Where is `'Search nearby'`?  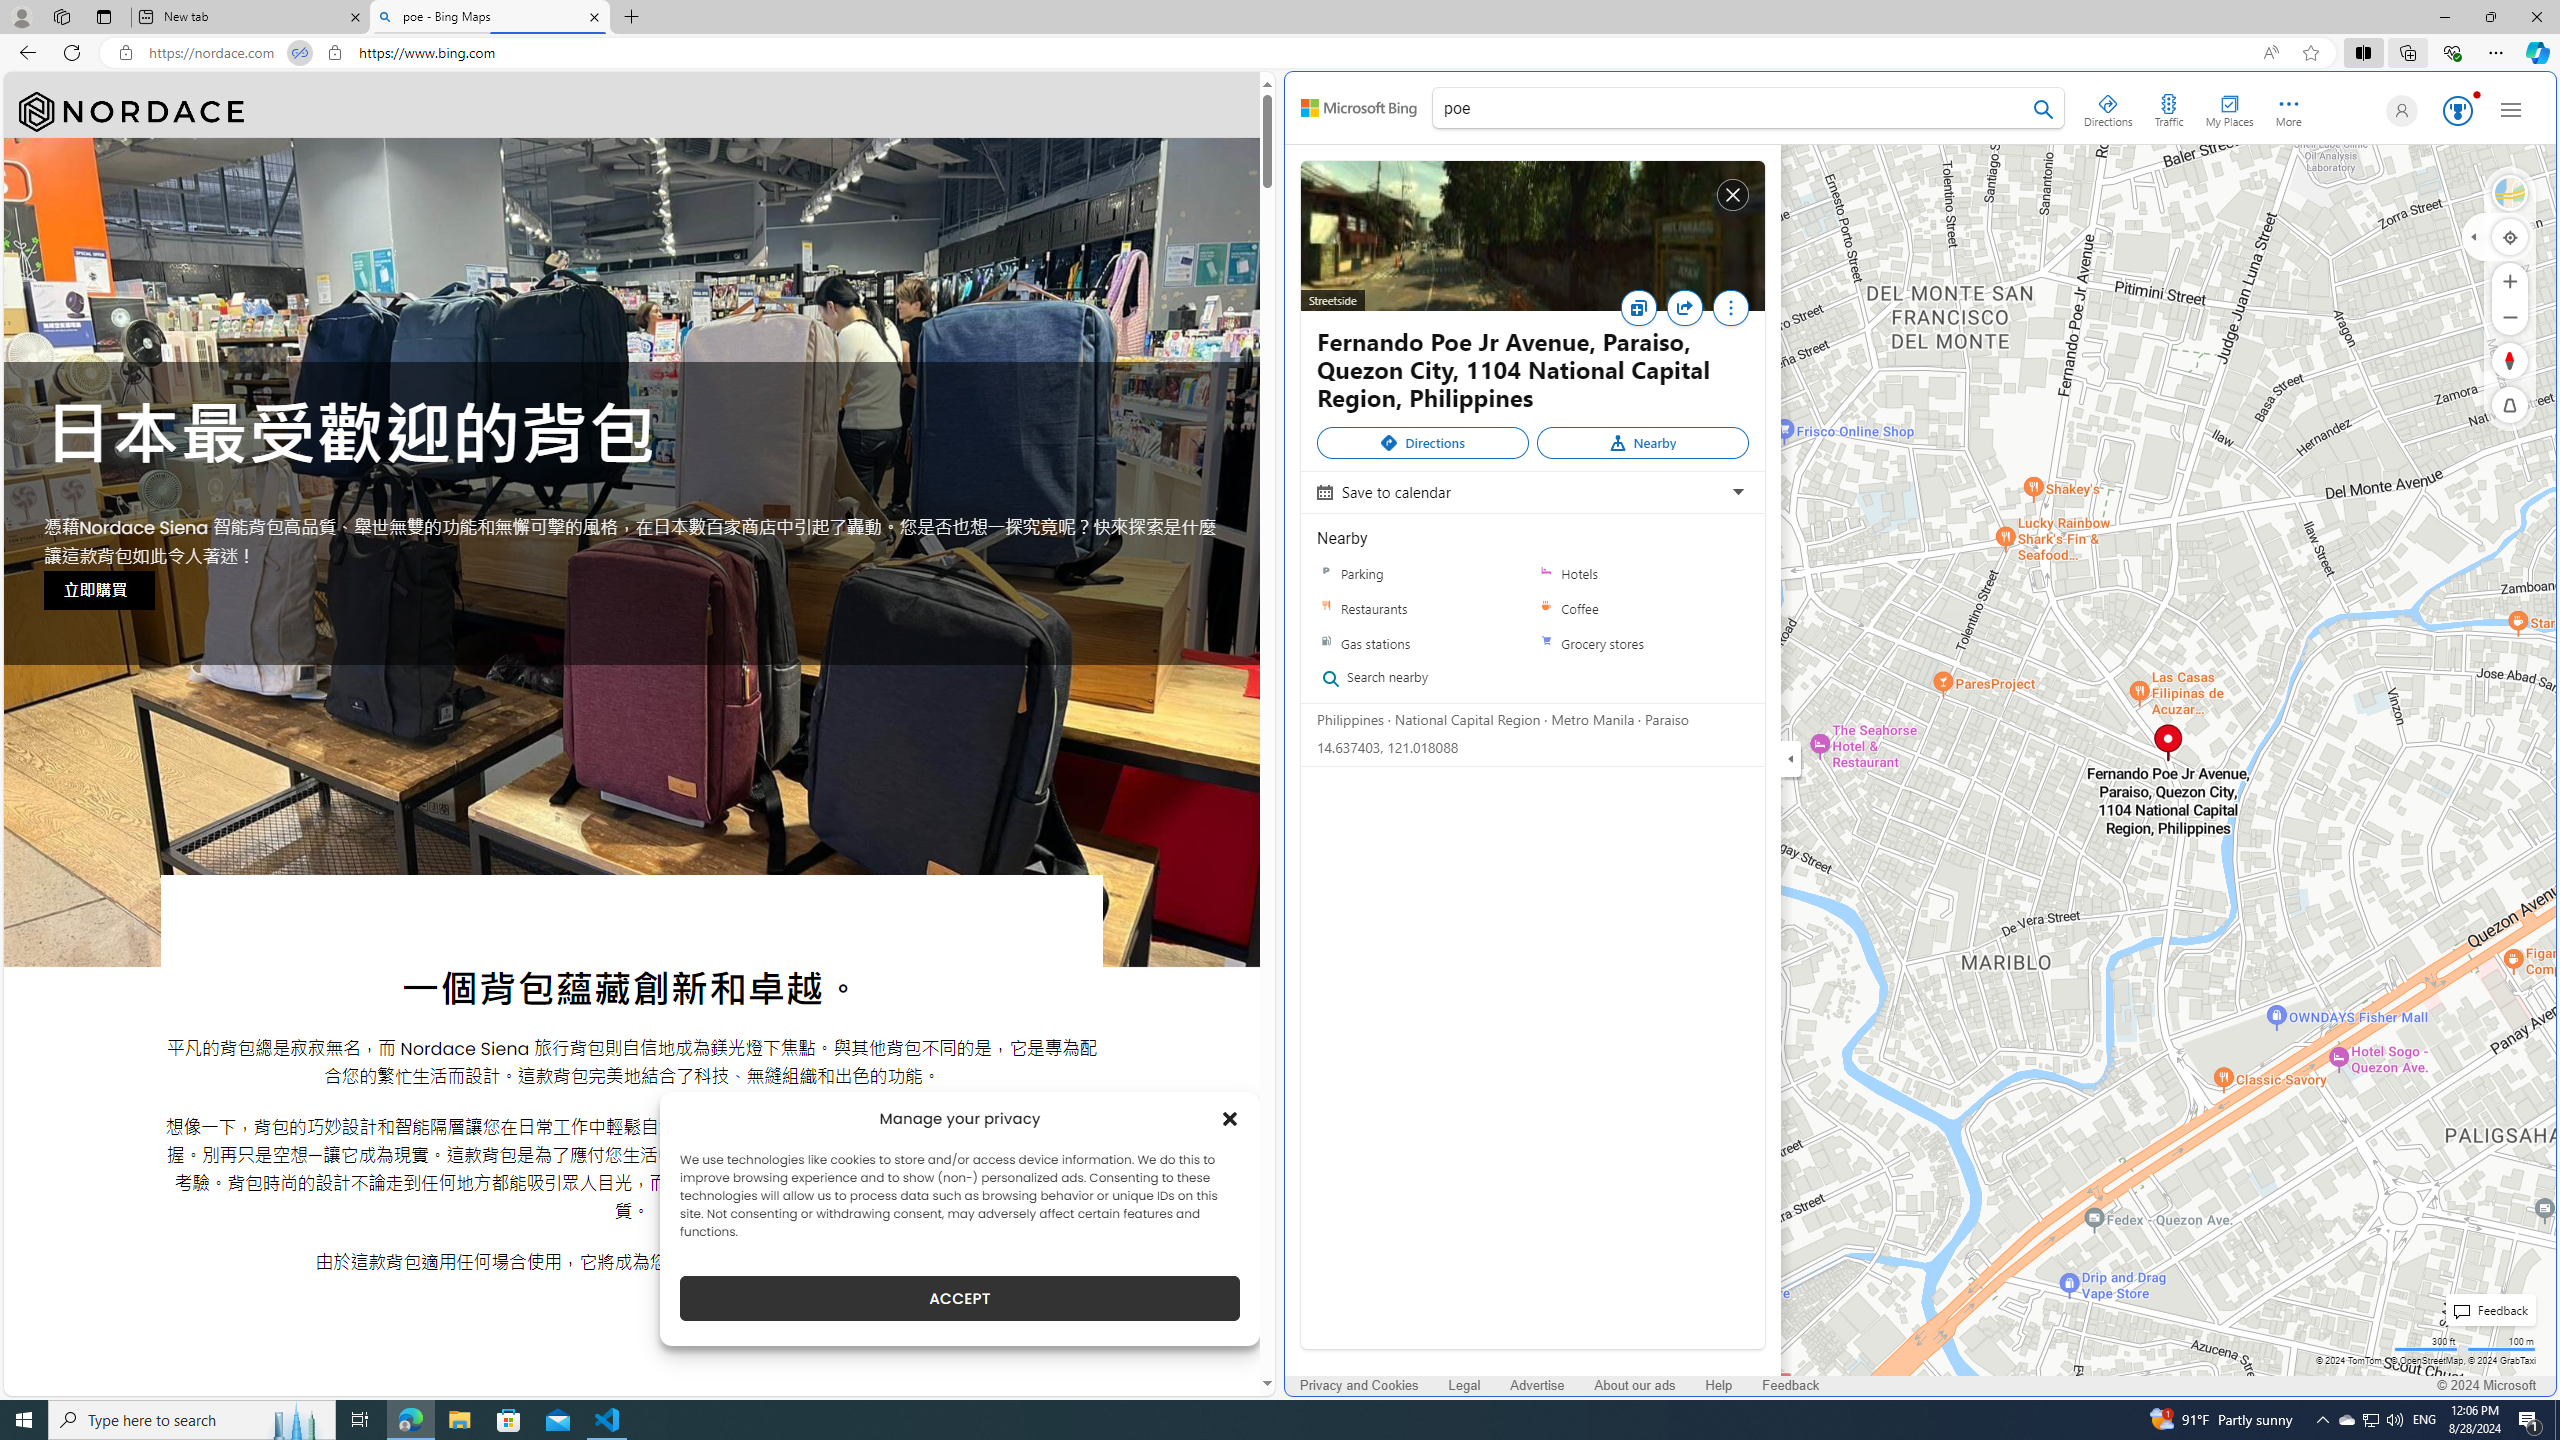 'Search nearby' is located at coordinates (1414, 677).